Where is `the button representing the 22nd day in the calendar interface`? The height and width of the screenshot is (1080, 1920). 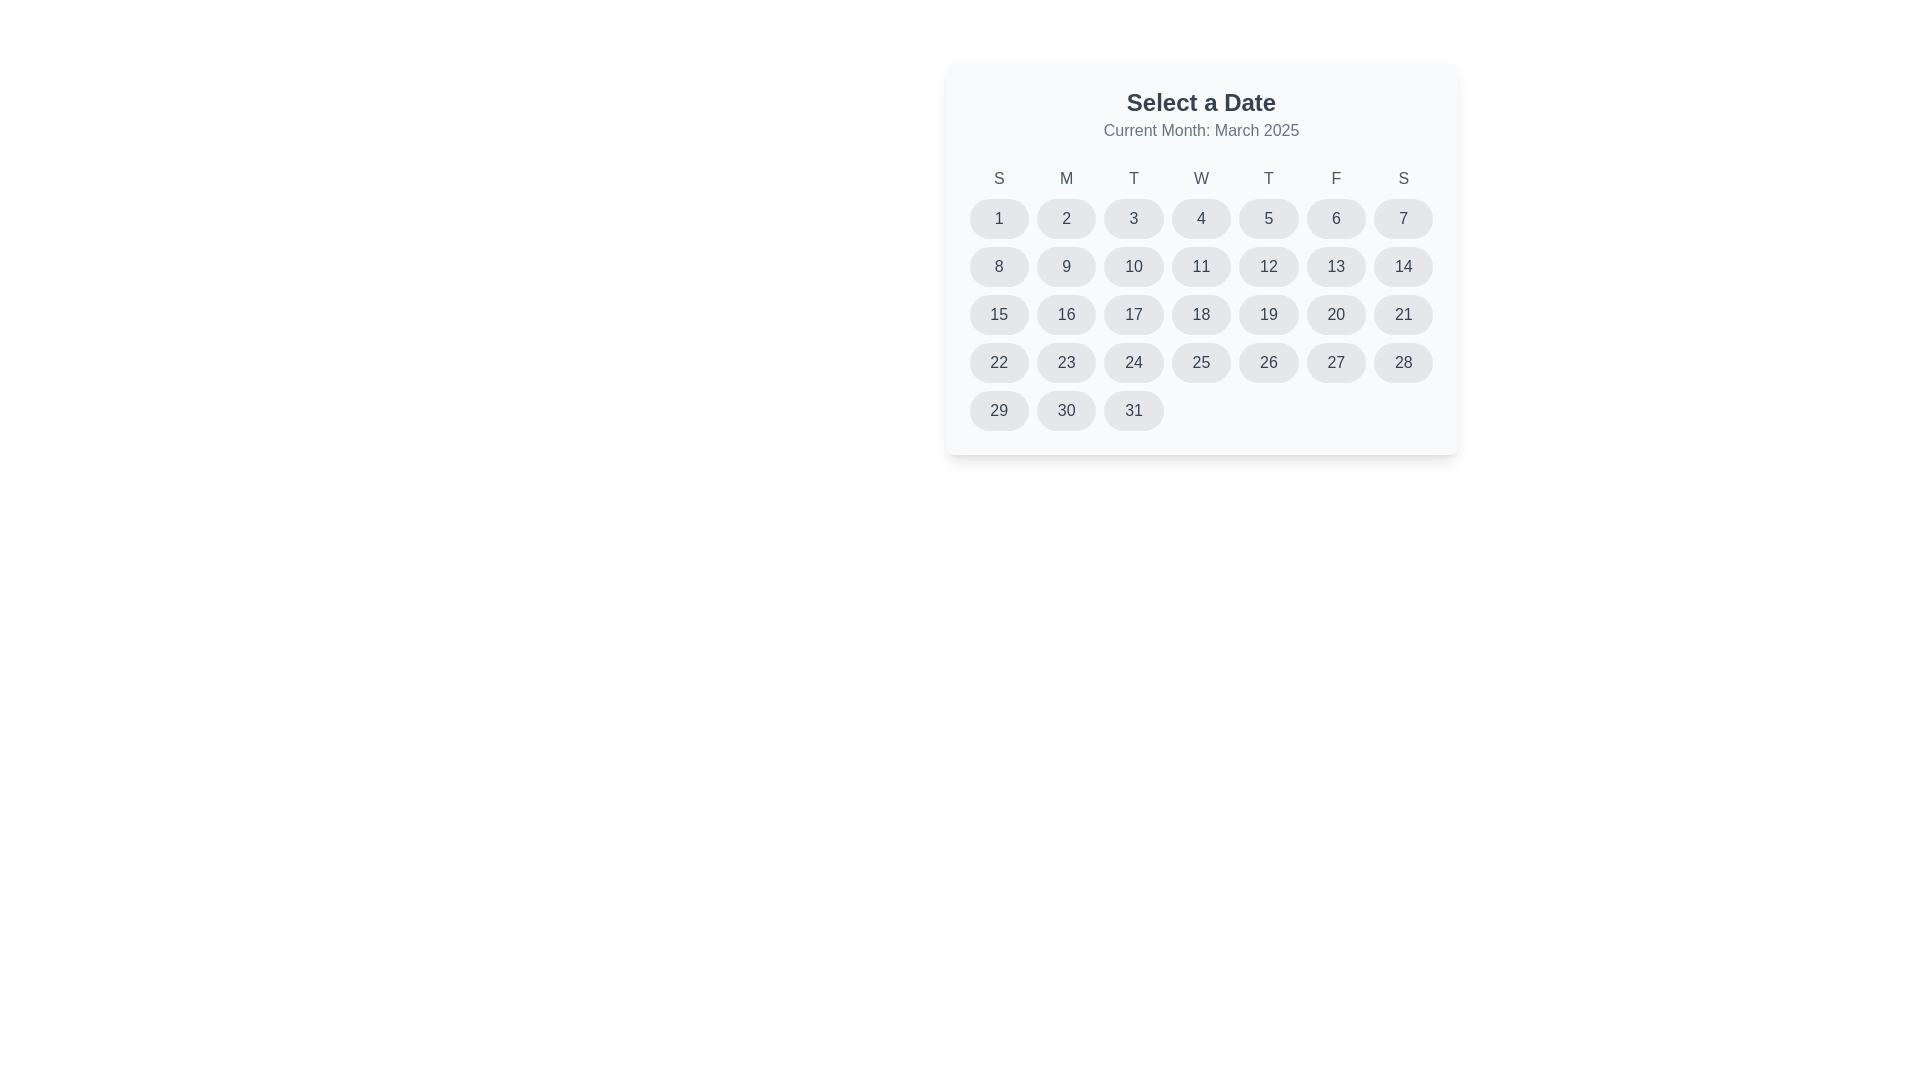 the button representing the 22nd day in the calendar interface is located at coordinates (999, 362).